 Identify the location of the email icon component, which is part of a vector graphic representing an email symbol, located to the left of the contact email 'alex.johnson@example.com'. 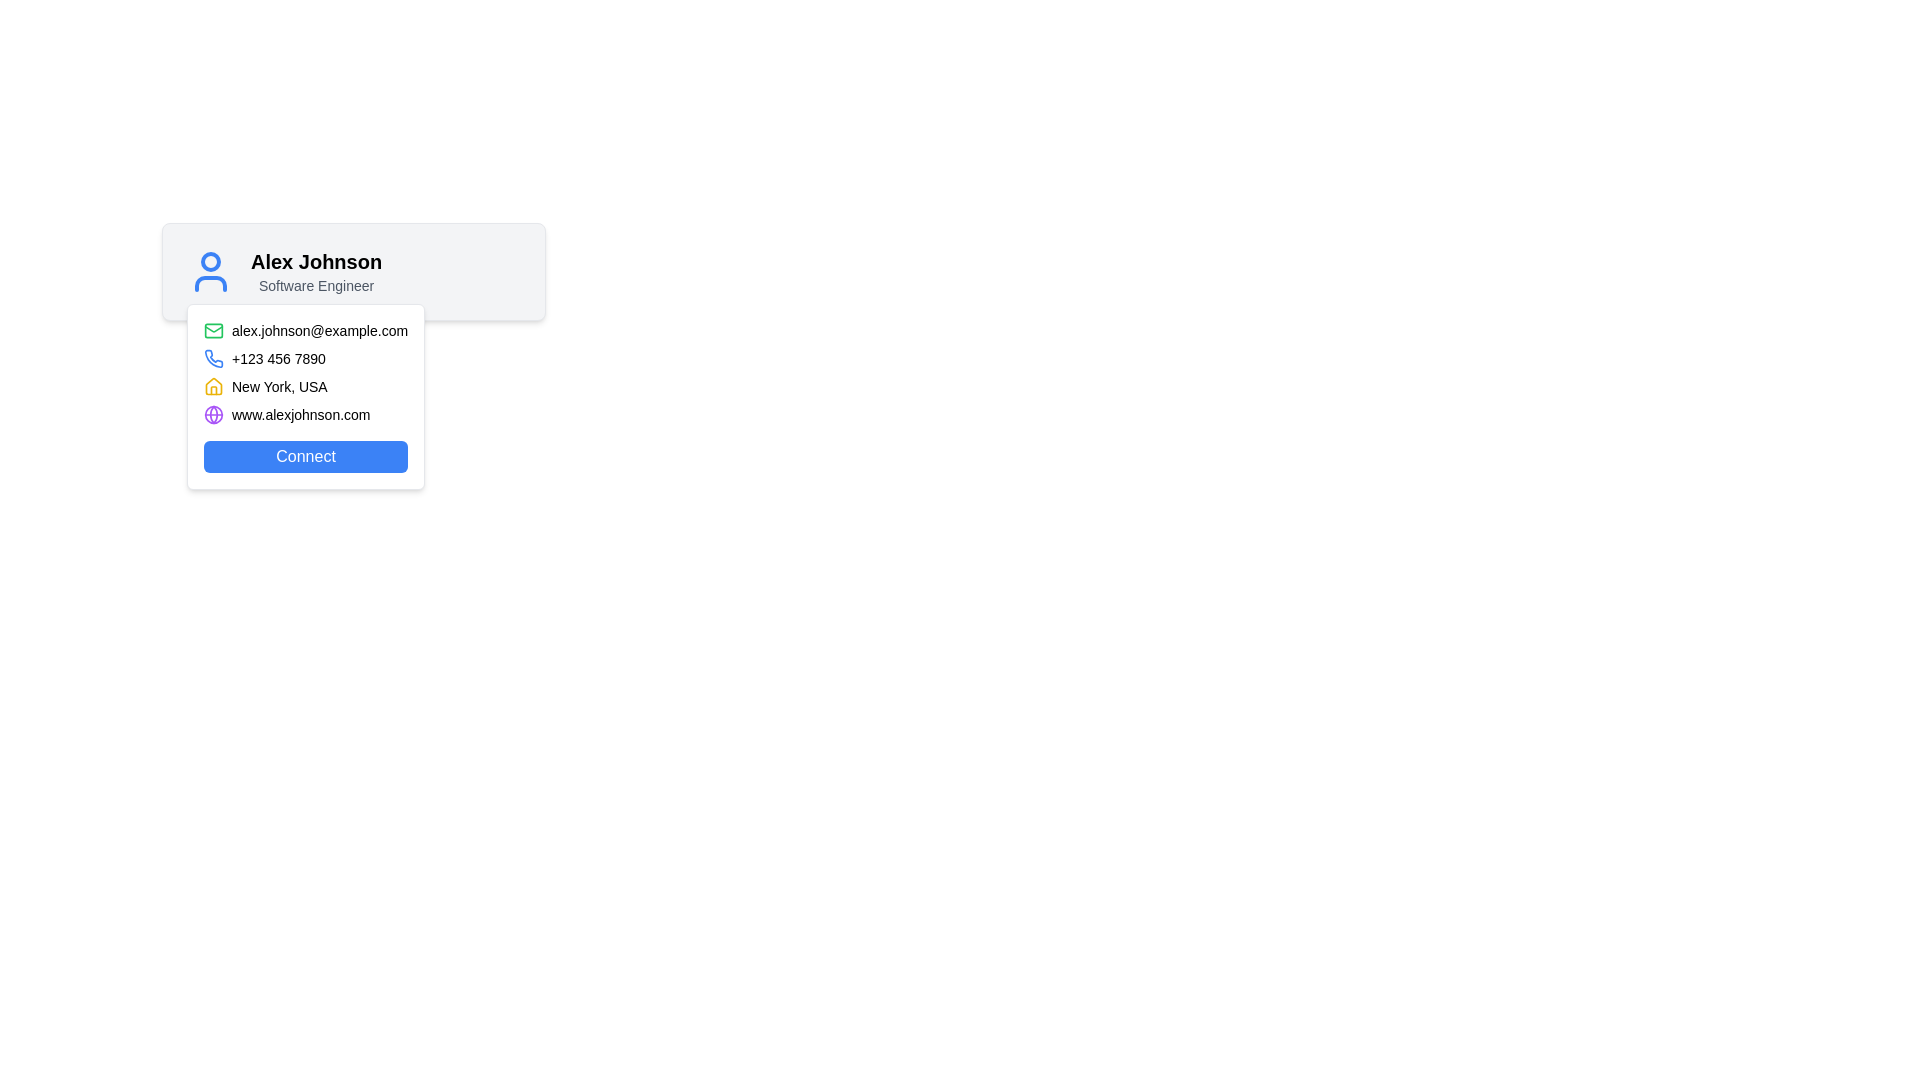
(214, 330).